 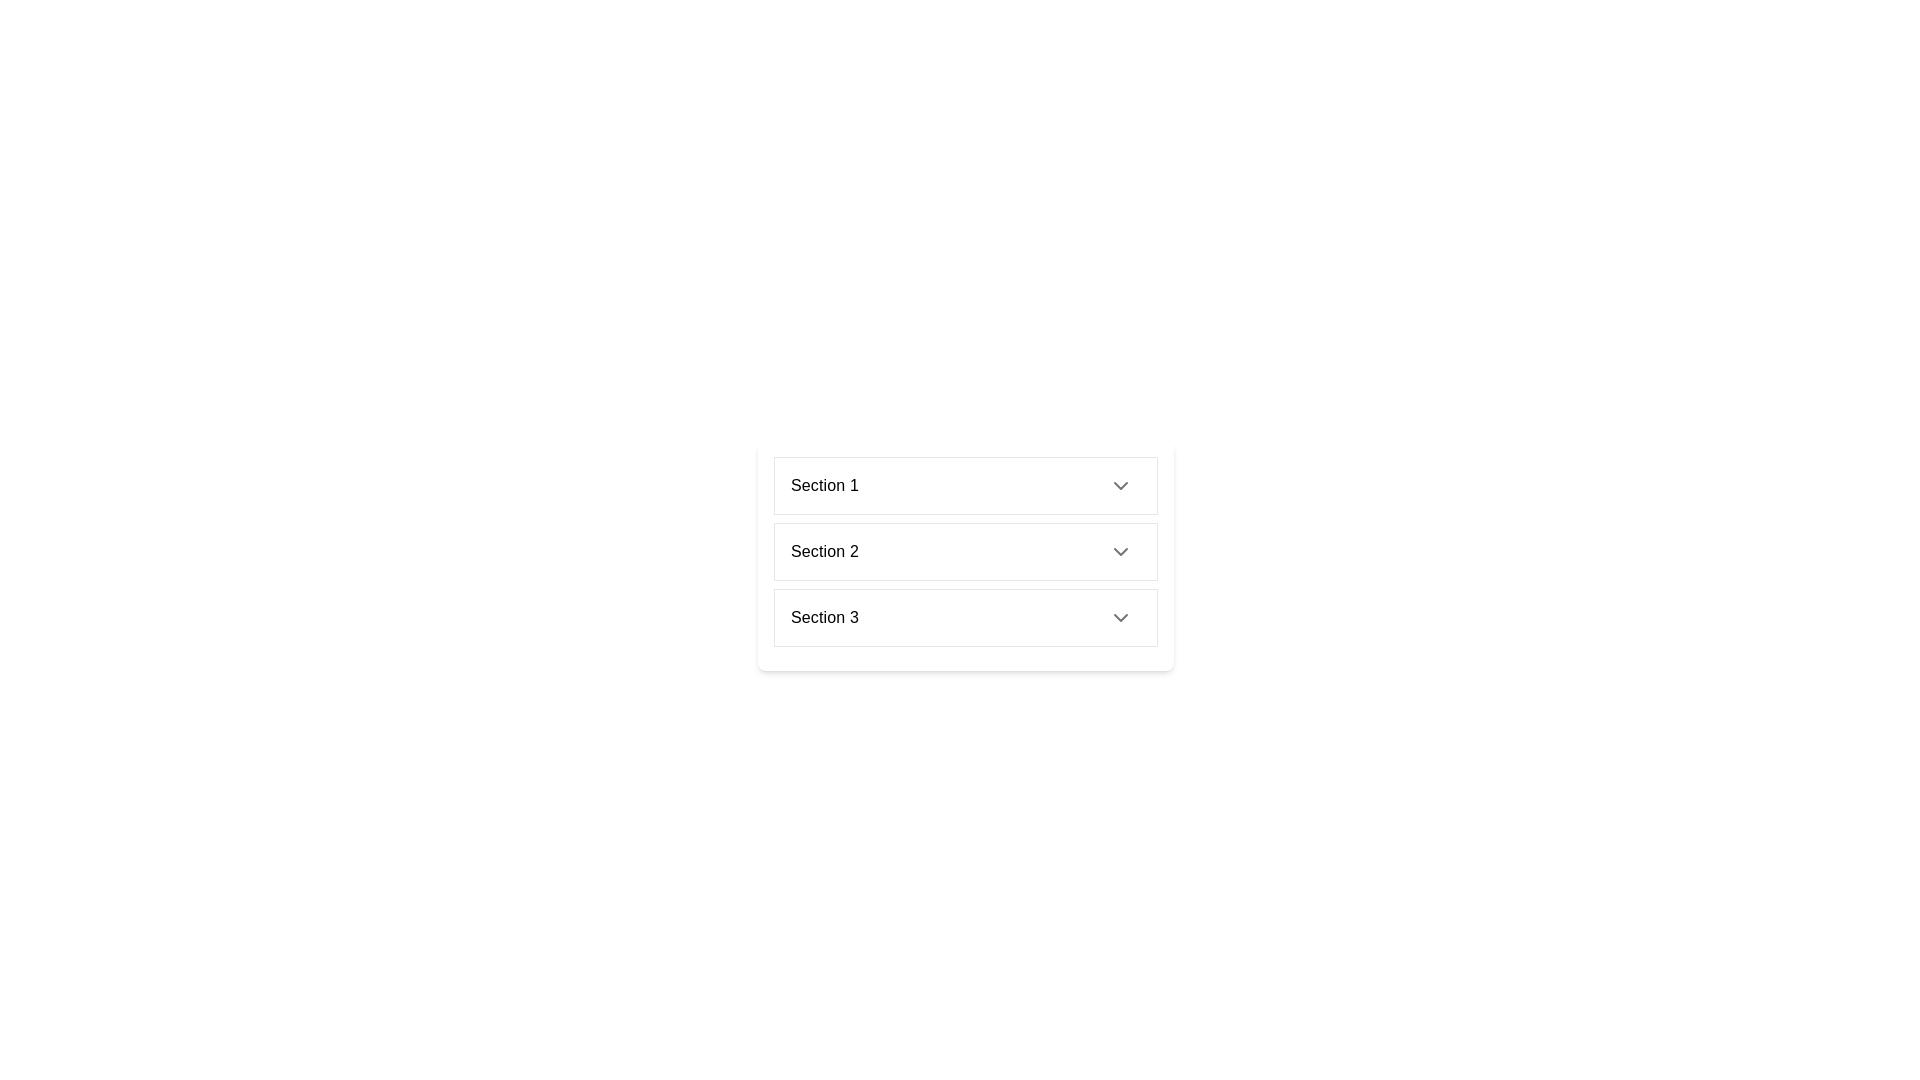 What do you see at coordinates (965, 643) in the screenshot?
I see `the third item in the vertical list, which is positioned between 'Item B1' and the following items` at bounding box center [965, 643].